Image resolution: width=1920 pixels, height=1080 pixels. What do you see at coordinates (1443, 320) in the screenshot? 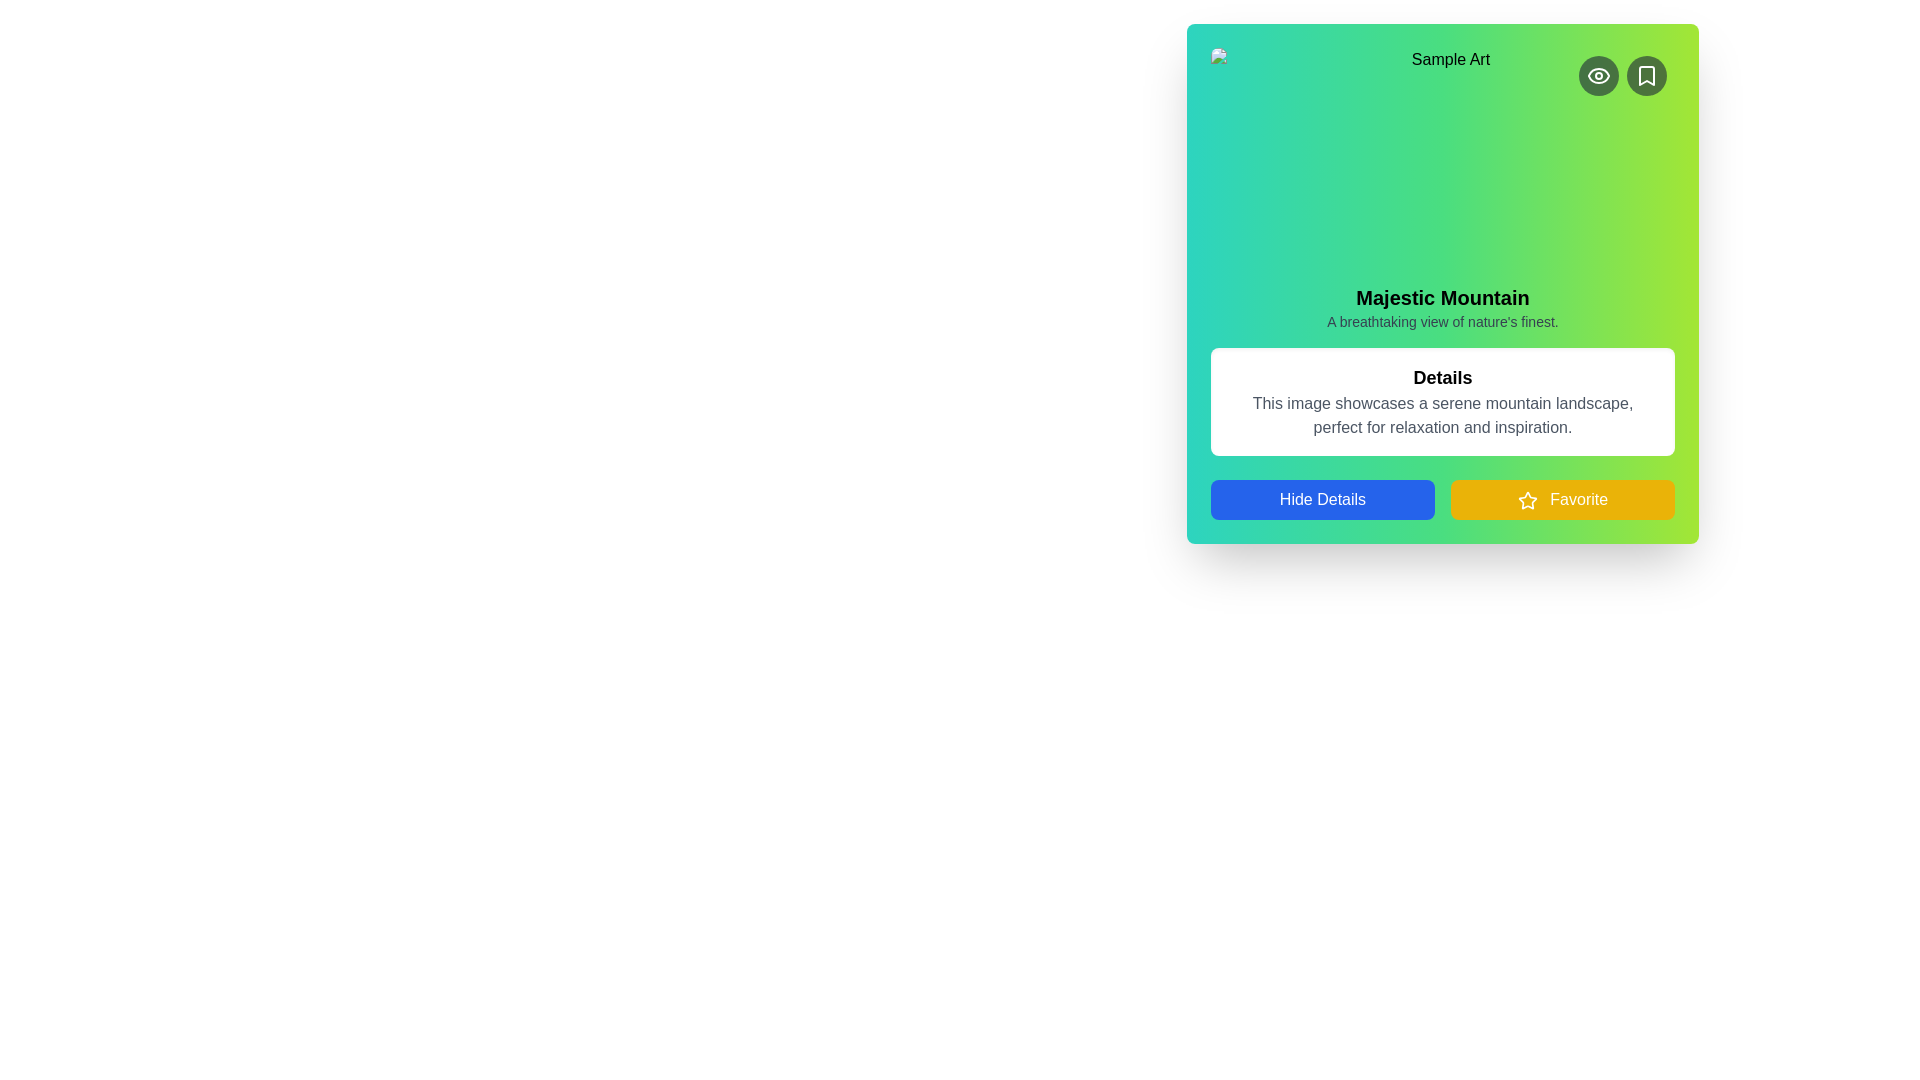
I see `the text label containing the phrase 'A breathtaking view of nature's finest.' which is styled in gray color and positioned below the title 'Majestic Mountain.'` at bounding box center [1443, 320].